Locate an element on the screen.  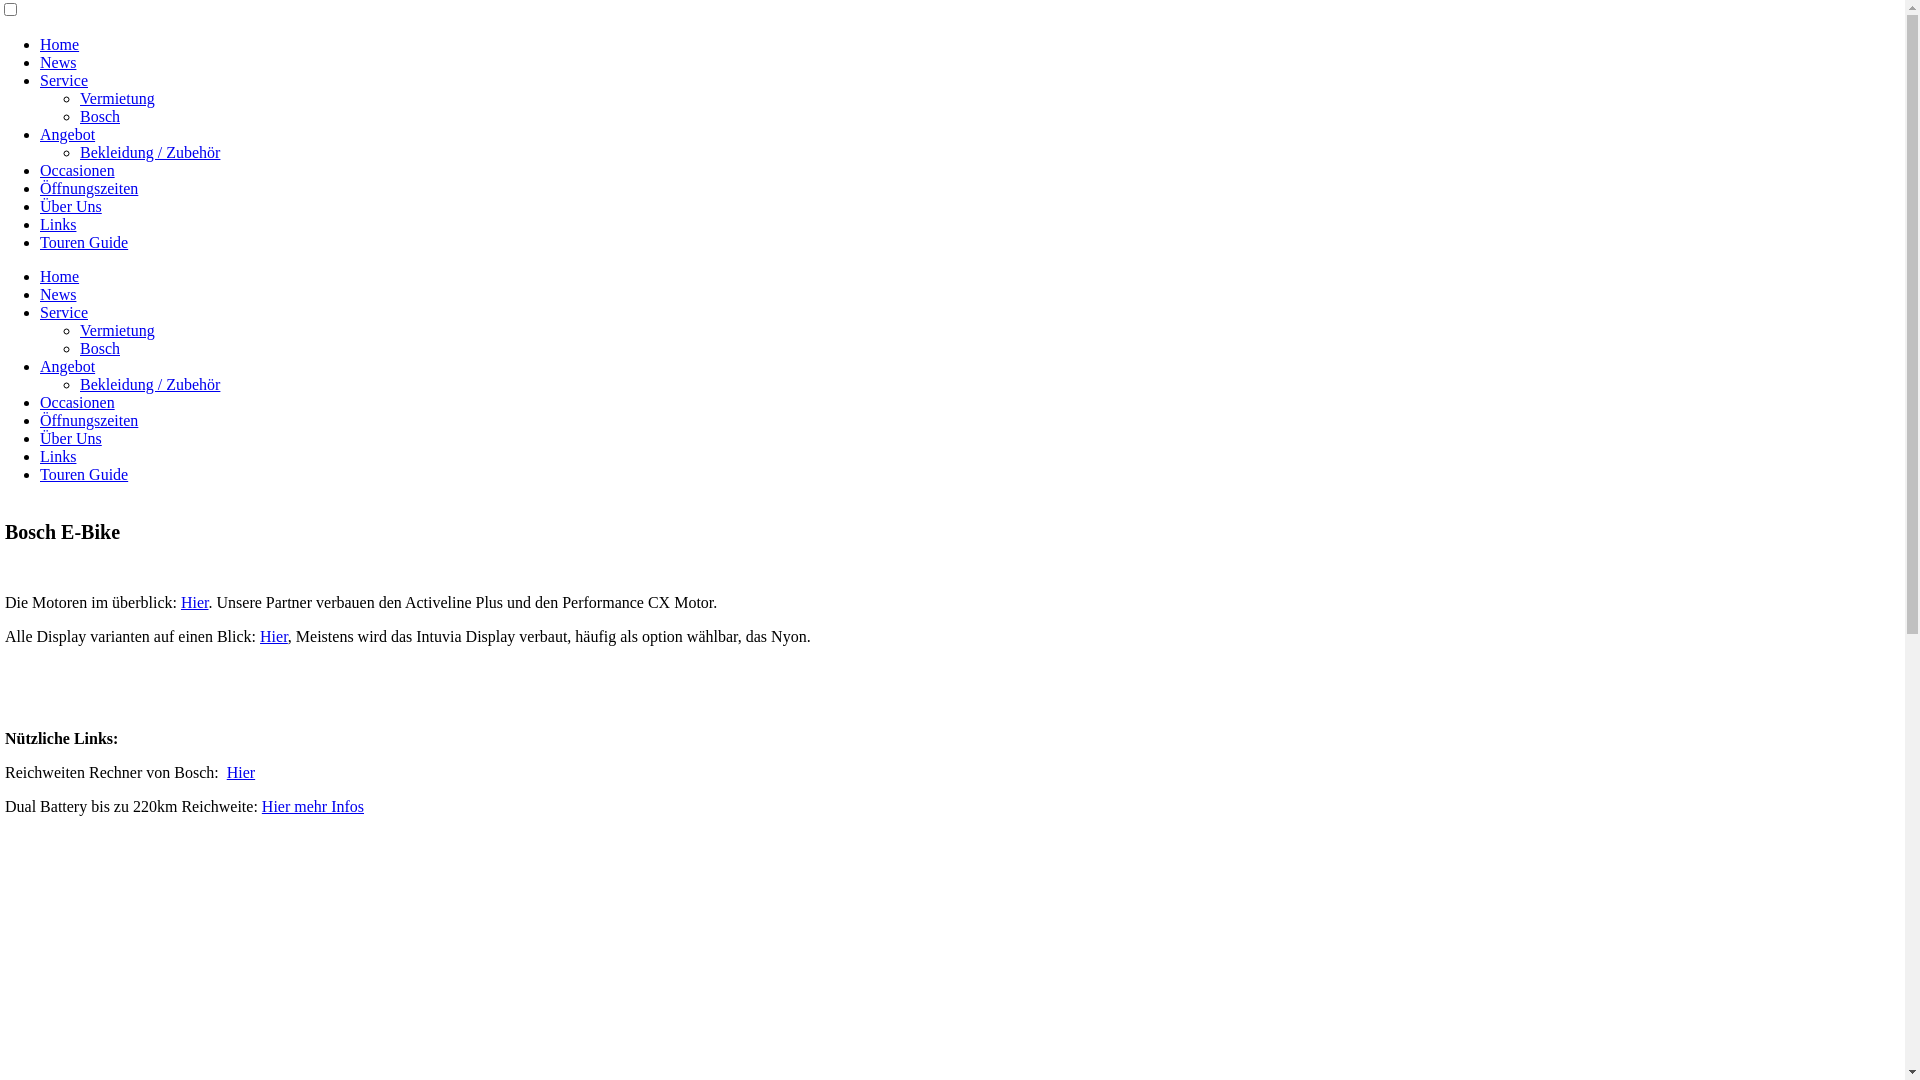
'News' is located at coordinates (57, 61).